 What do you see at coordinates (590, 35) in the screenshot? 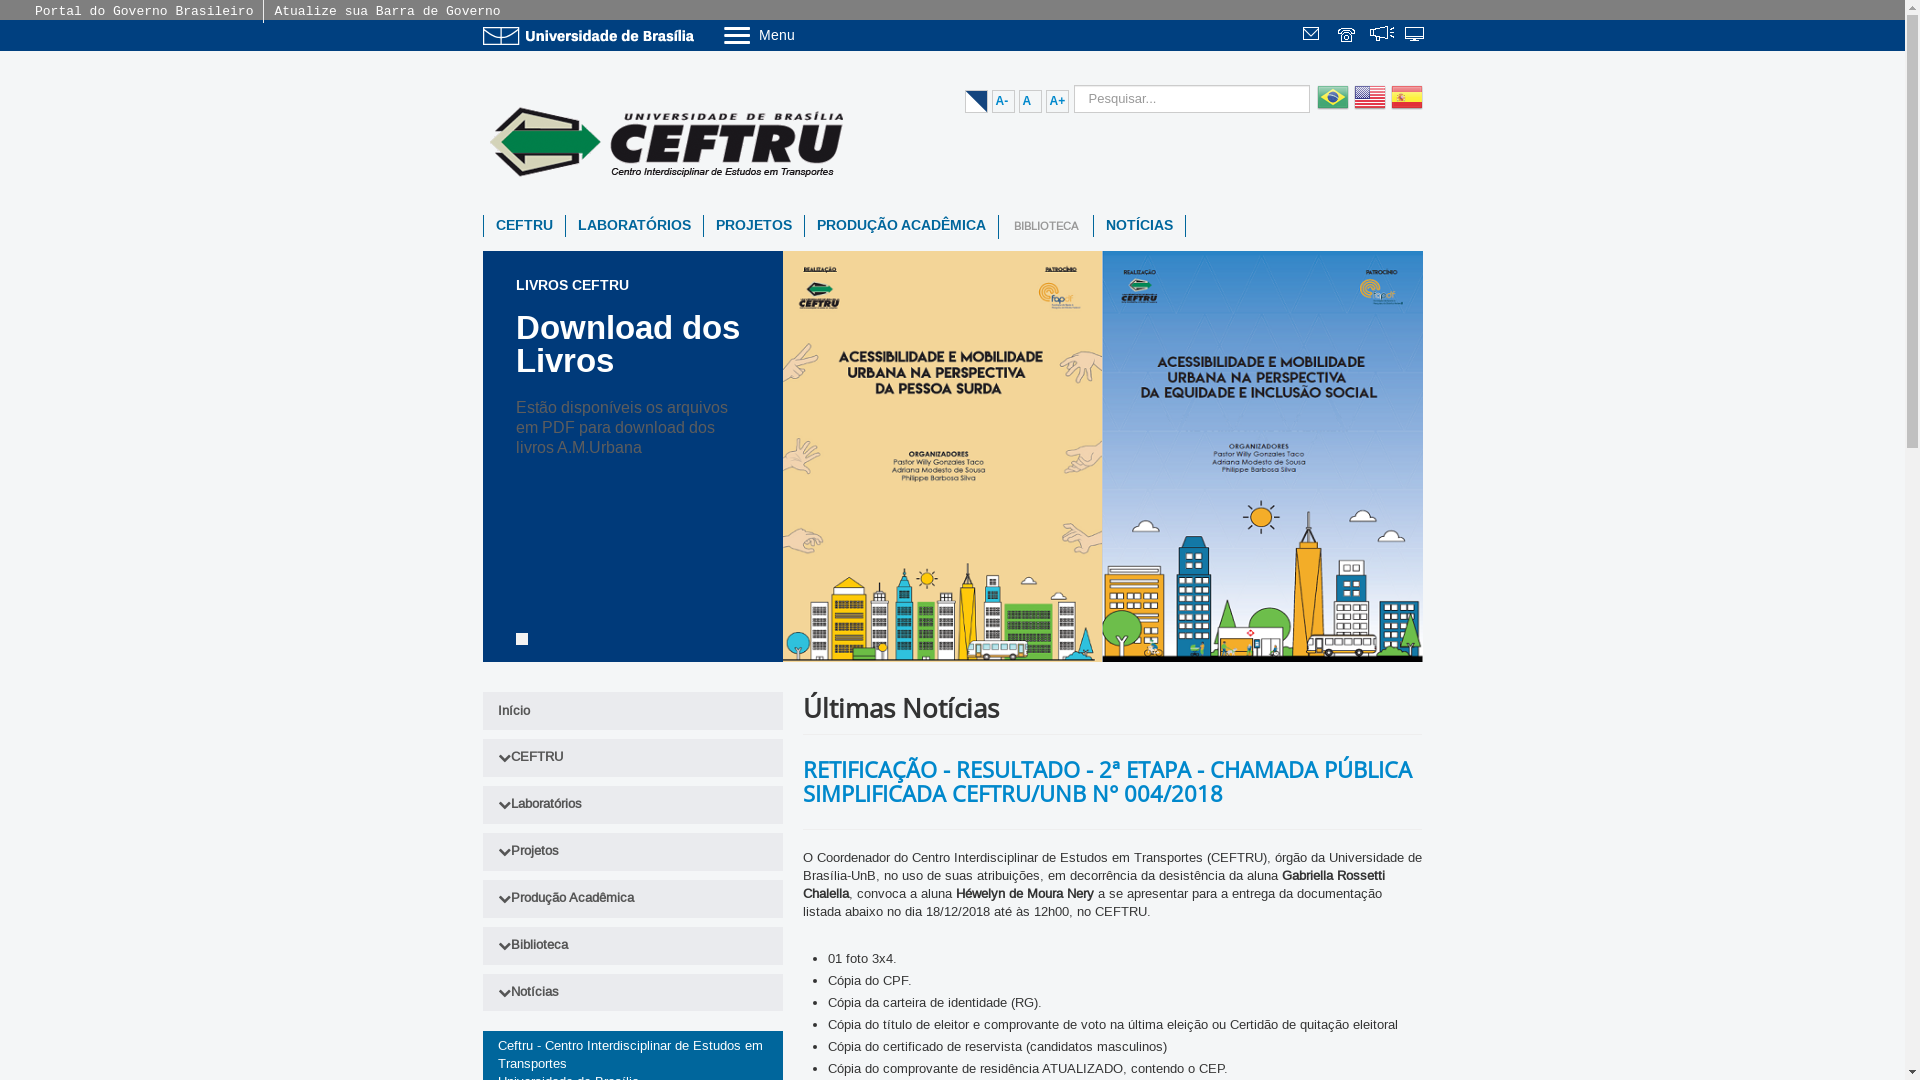
I see `'Ir para o Portal da UnB'` at bounding box center [590, 35].